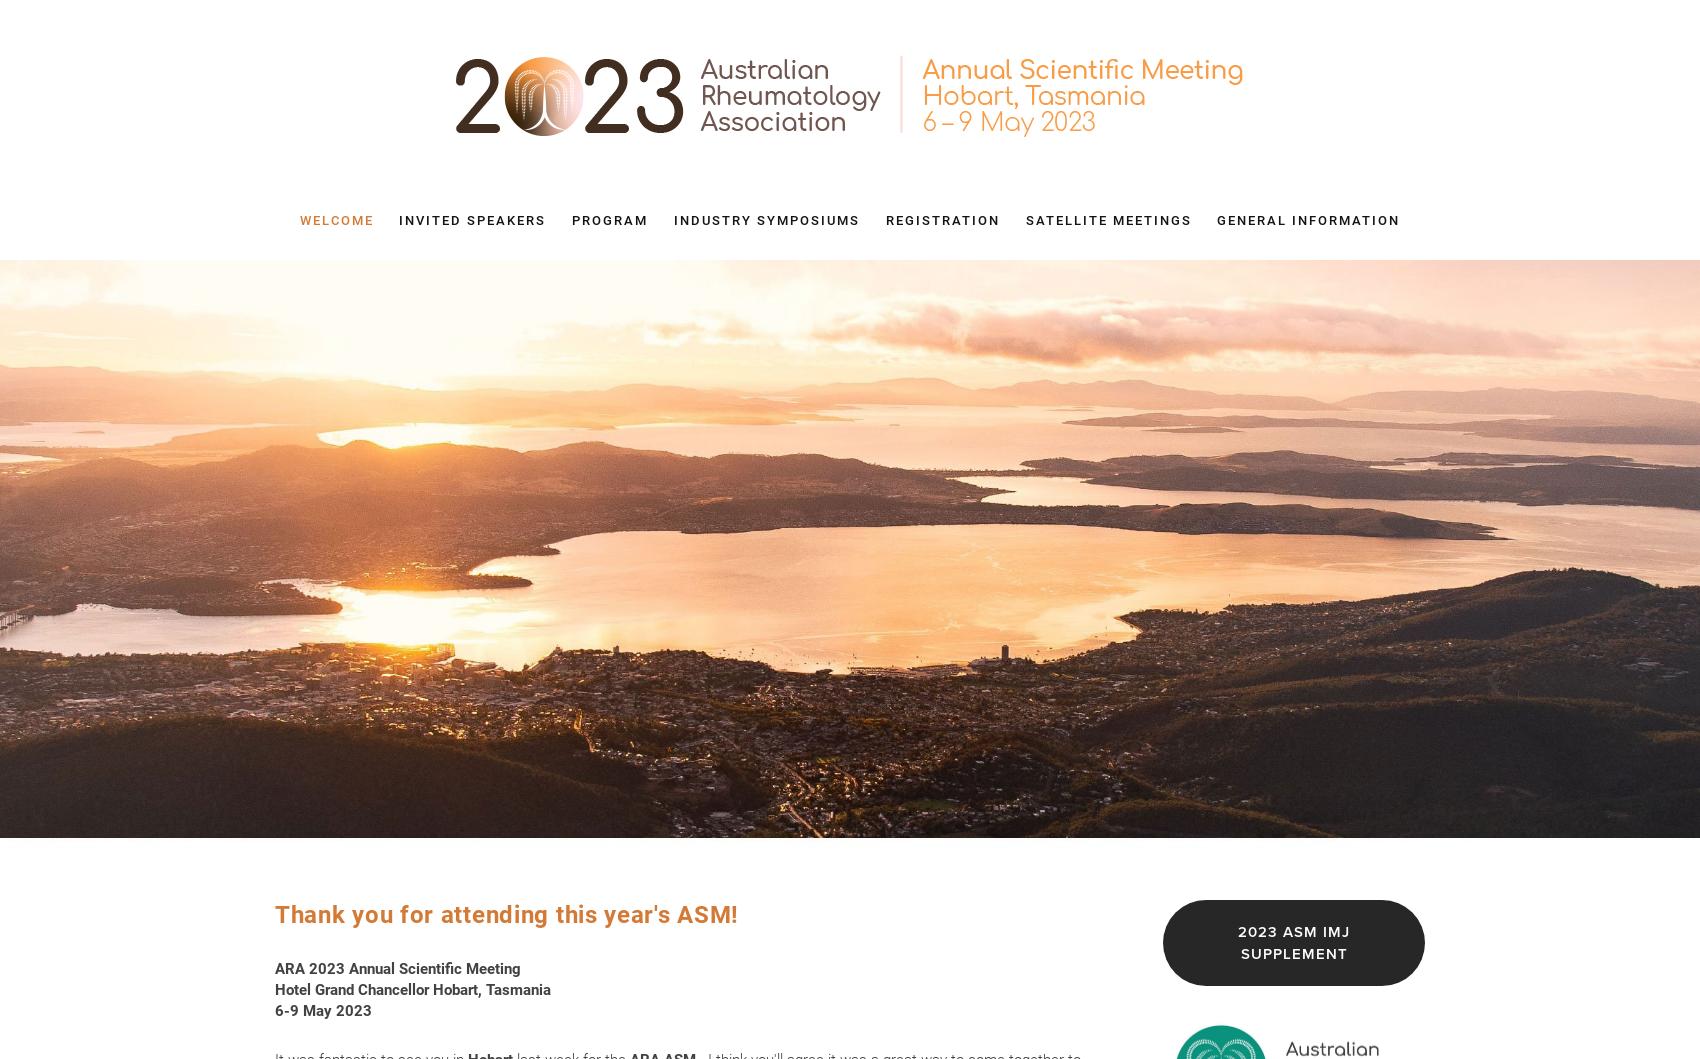 This screenshot has height=1059, width=1700. I want to click on 'Thank you for attending this year's ASM!', so click(506, 914).